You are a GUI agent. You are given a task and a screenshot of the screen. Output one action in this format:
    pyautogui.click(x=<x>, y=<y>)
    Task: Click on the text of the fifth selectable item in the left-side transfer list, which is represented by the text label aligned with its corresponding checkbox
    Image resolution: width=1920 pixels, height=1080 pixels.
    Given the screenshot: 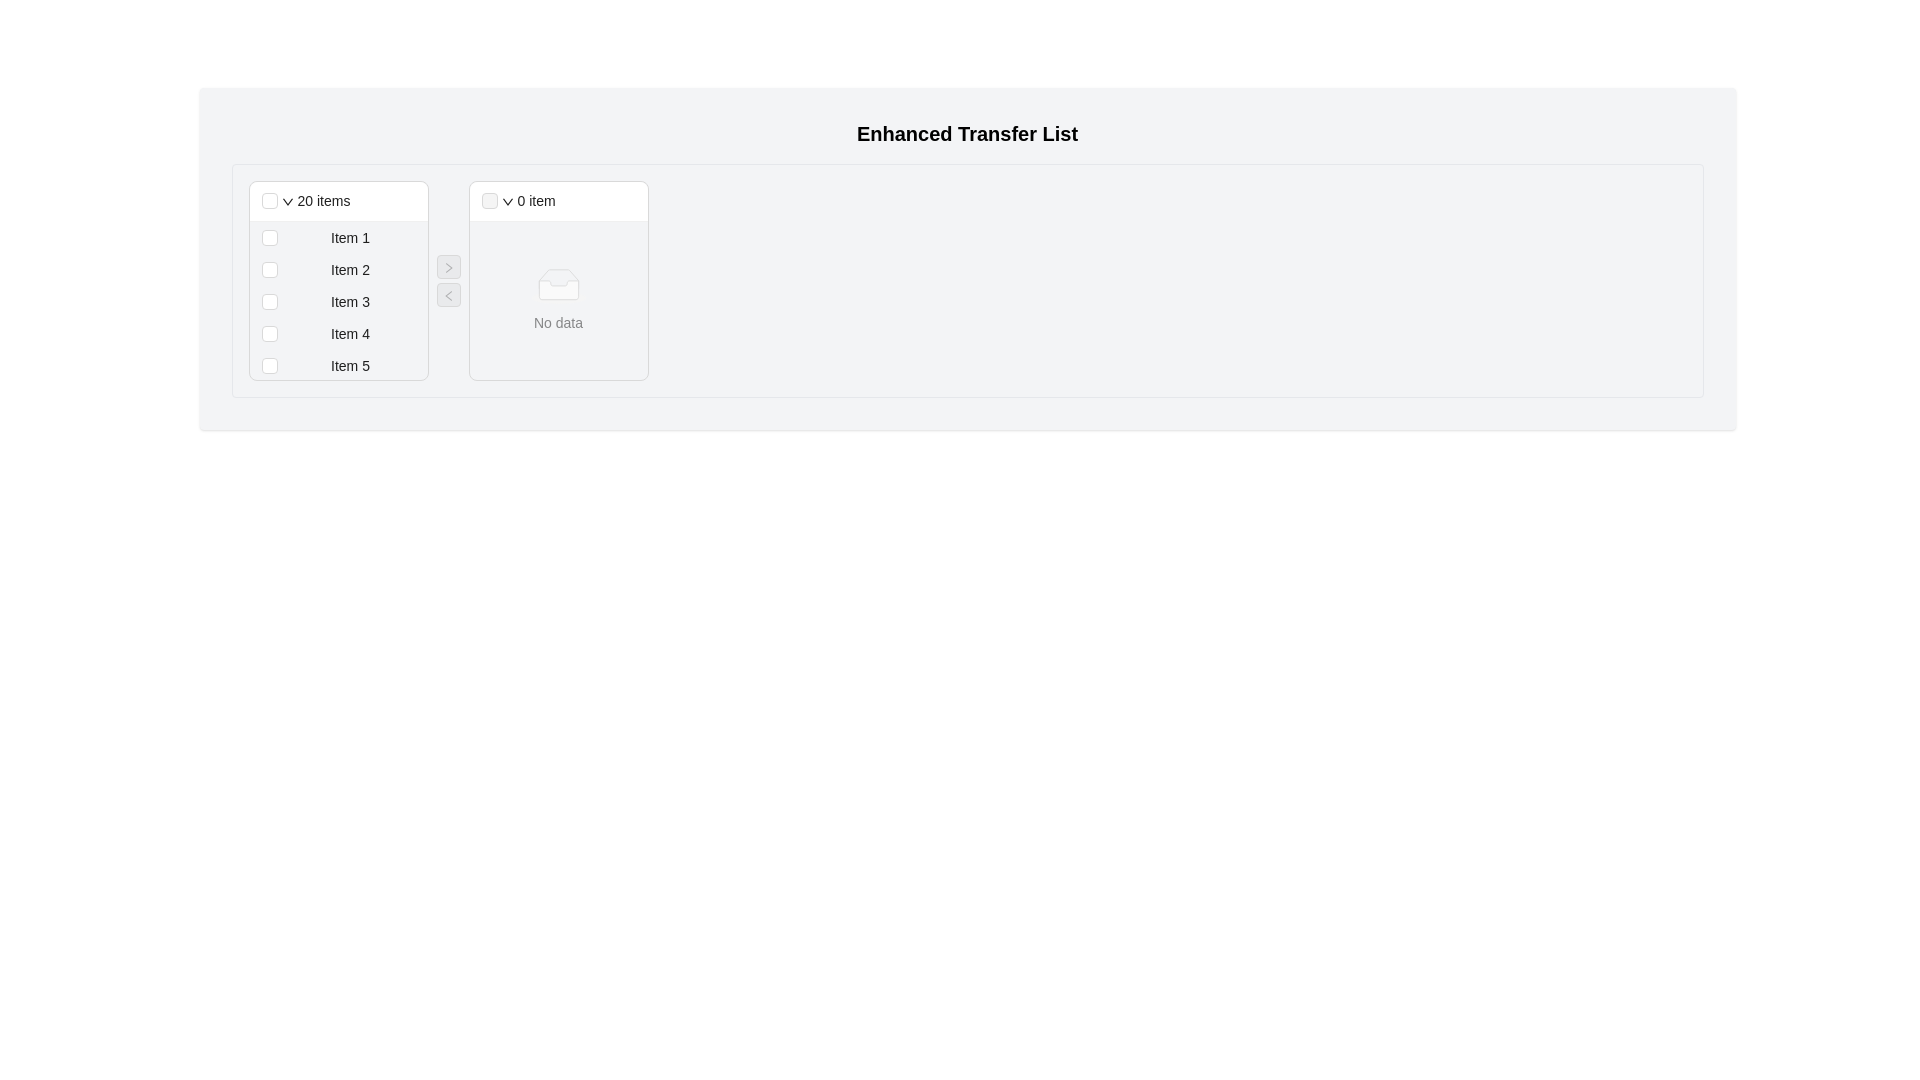 What is the action you would take?
    pyautogui.click(x=350, y=366)
    